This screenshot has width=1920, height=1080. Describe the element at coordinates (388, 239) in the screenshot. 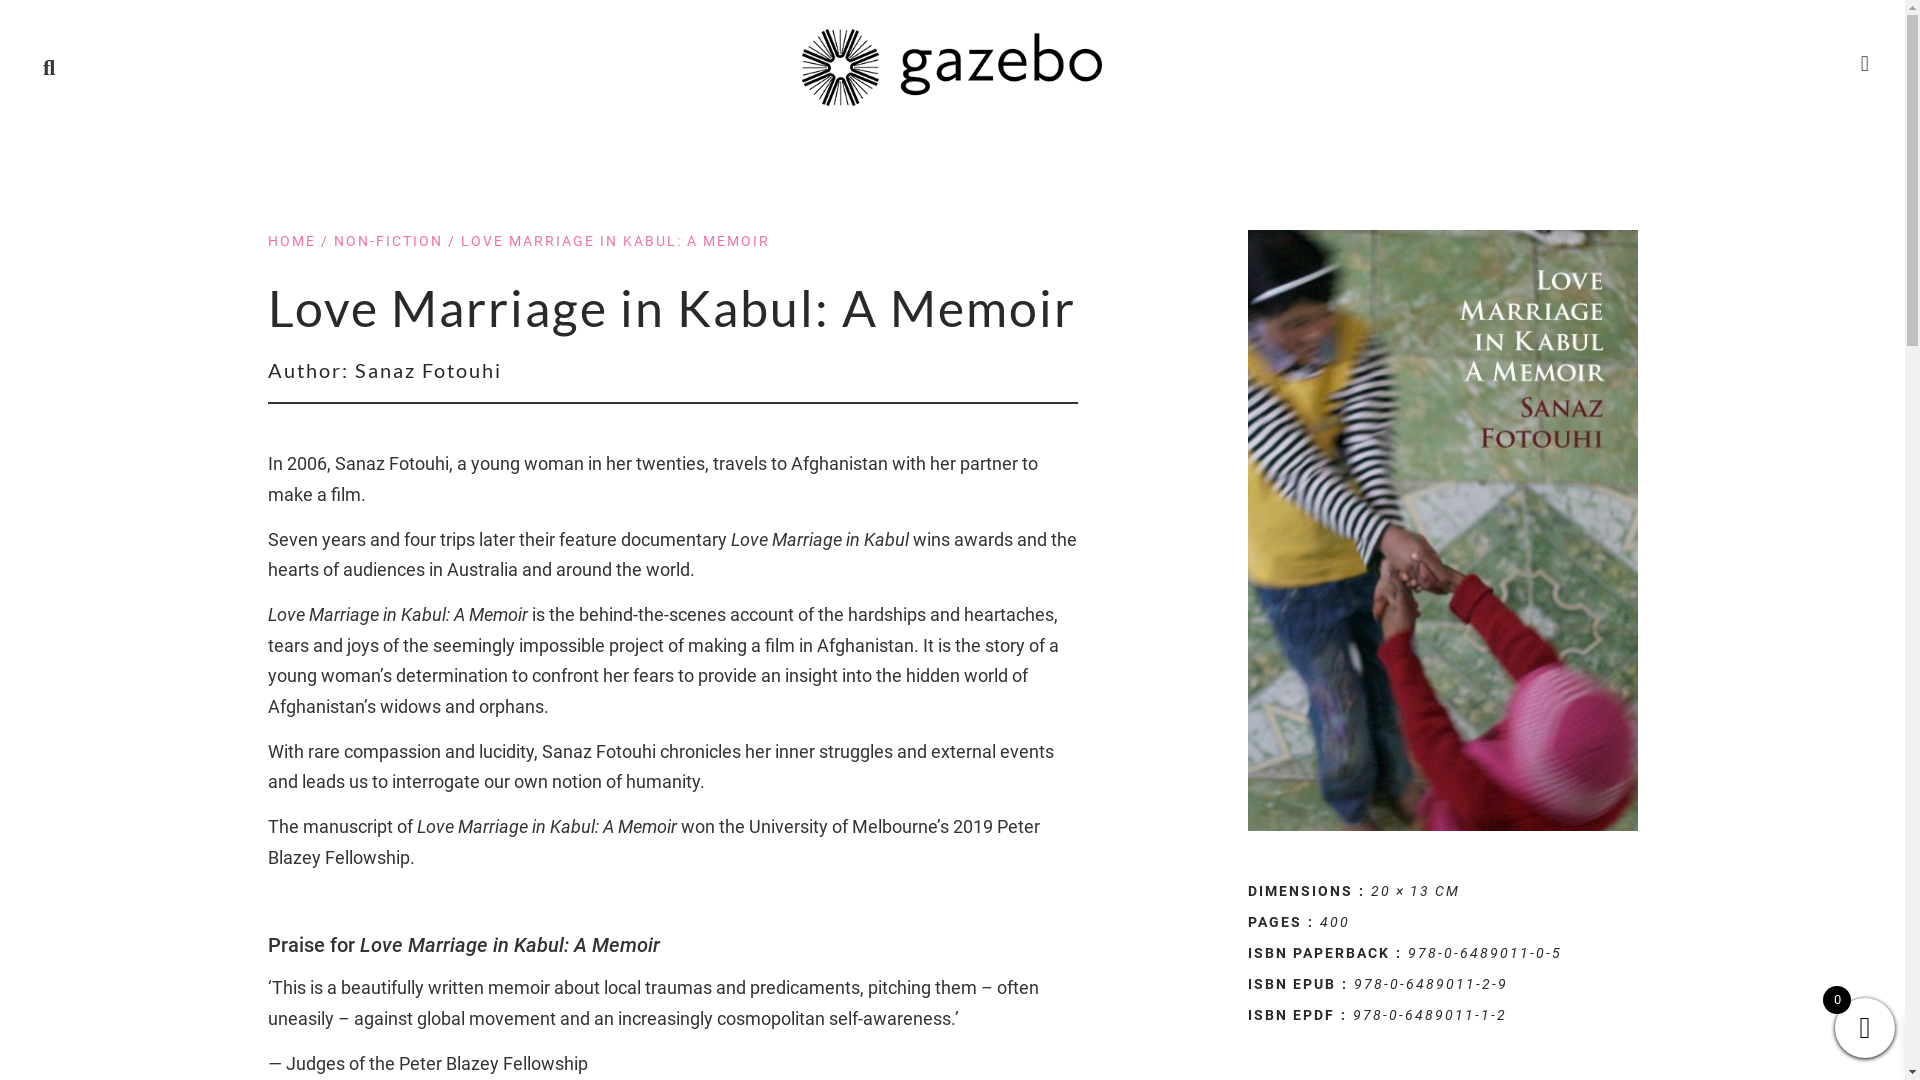

I see `'NON-FICTION'` at that location.